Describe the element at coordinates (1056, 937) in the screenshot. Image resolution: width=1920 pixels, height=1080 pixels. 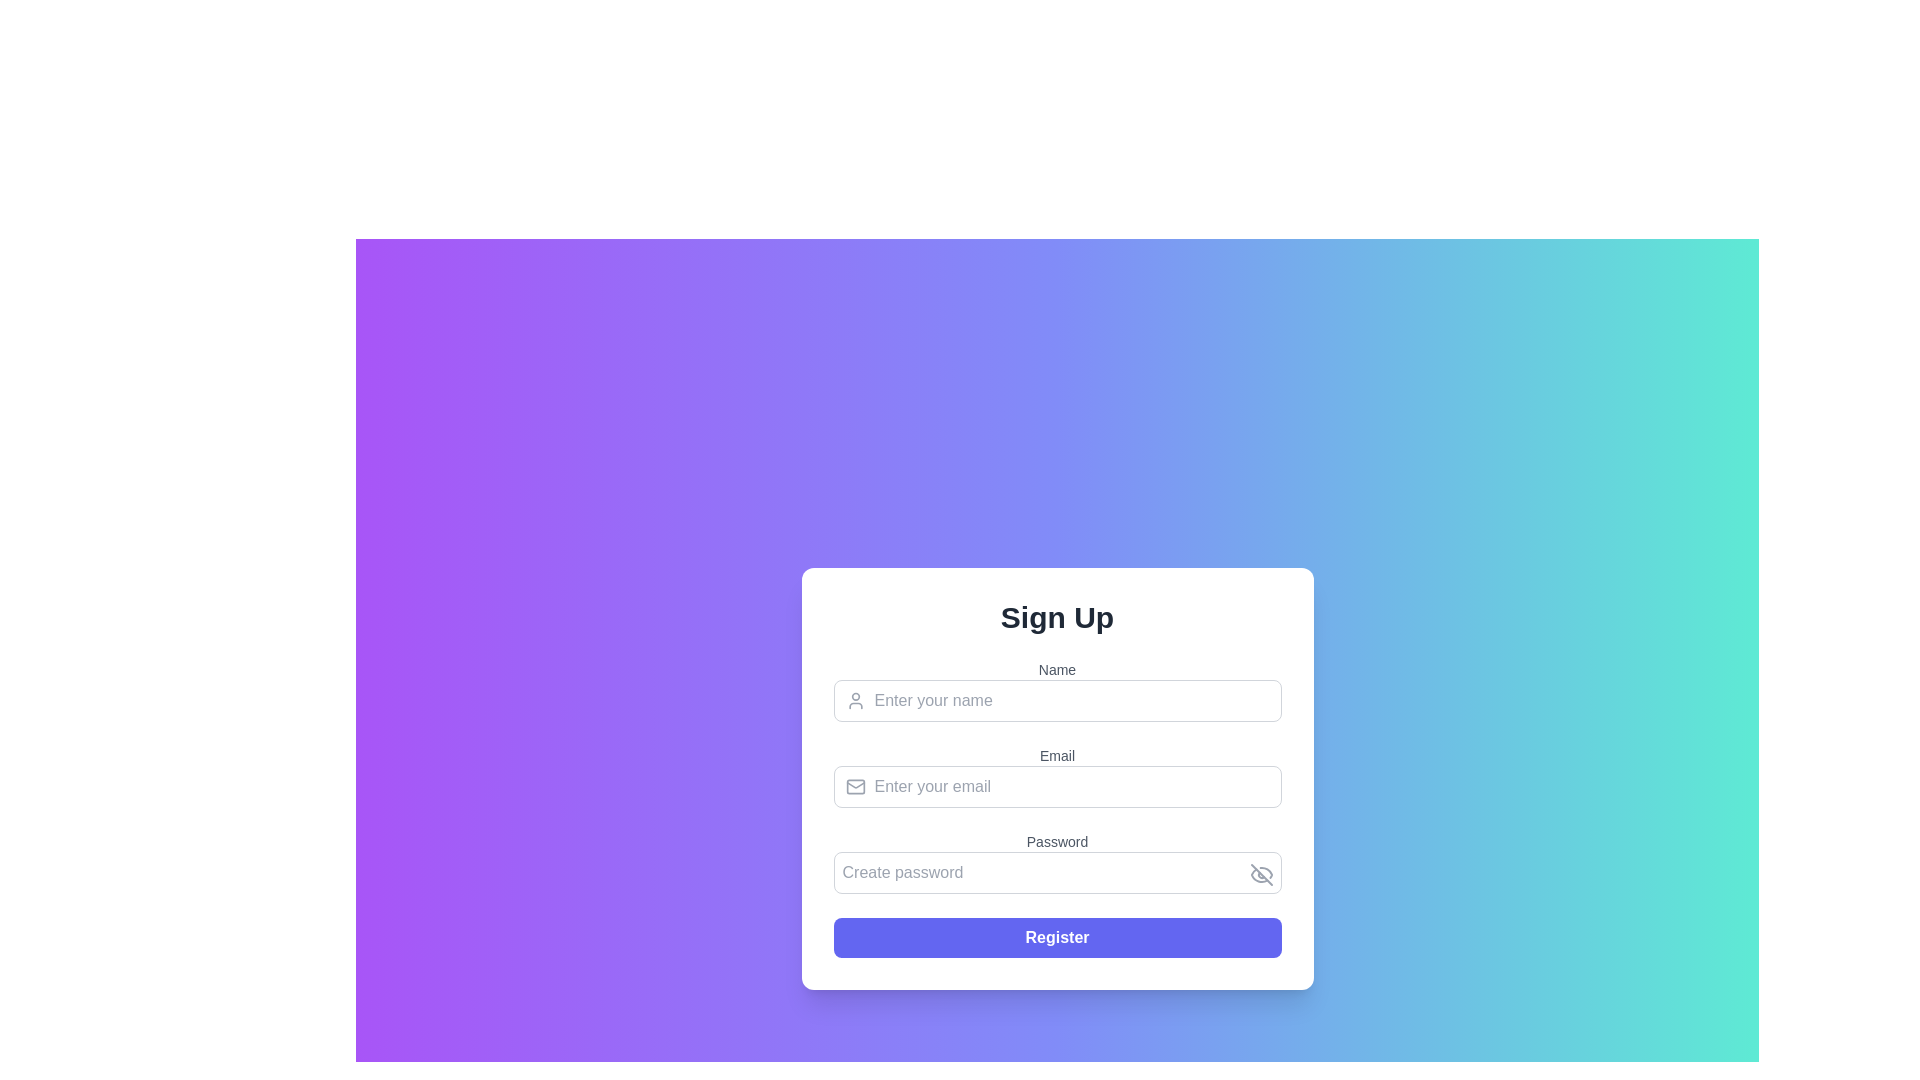
I see `the submission button located at the bottom of the form, centered horizontally` at that location.